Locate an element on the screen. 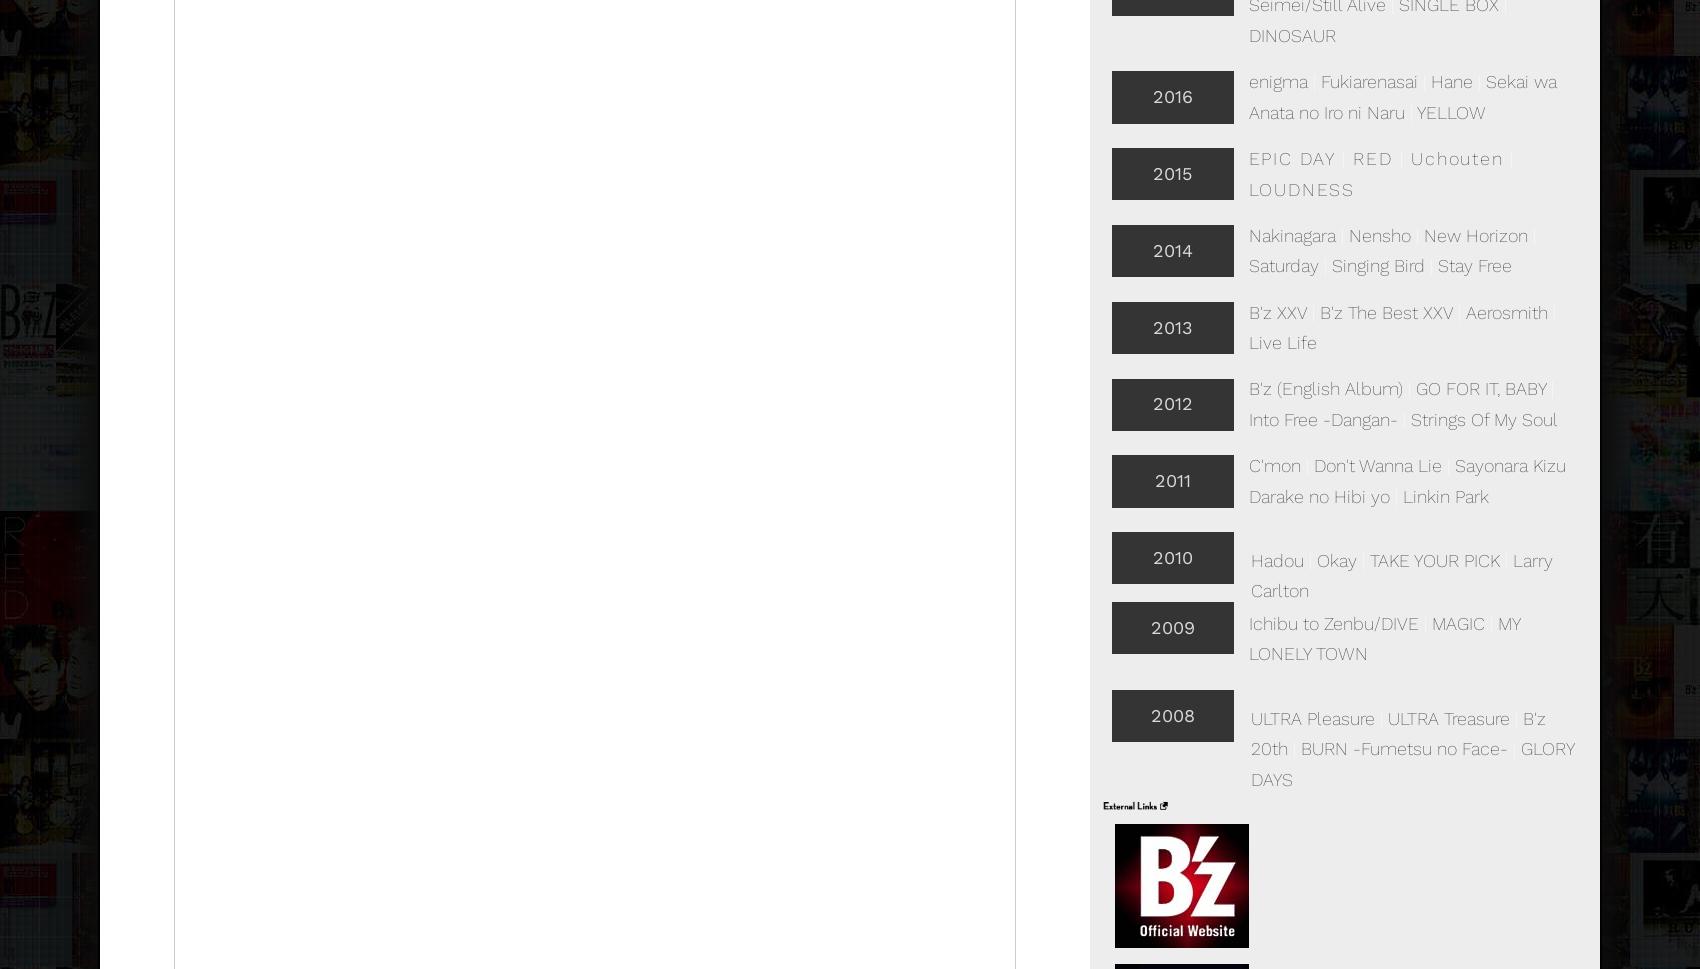  'Stay Free' is located at coordinates (1473, 265).